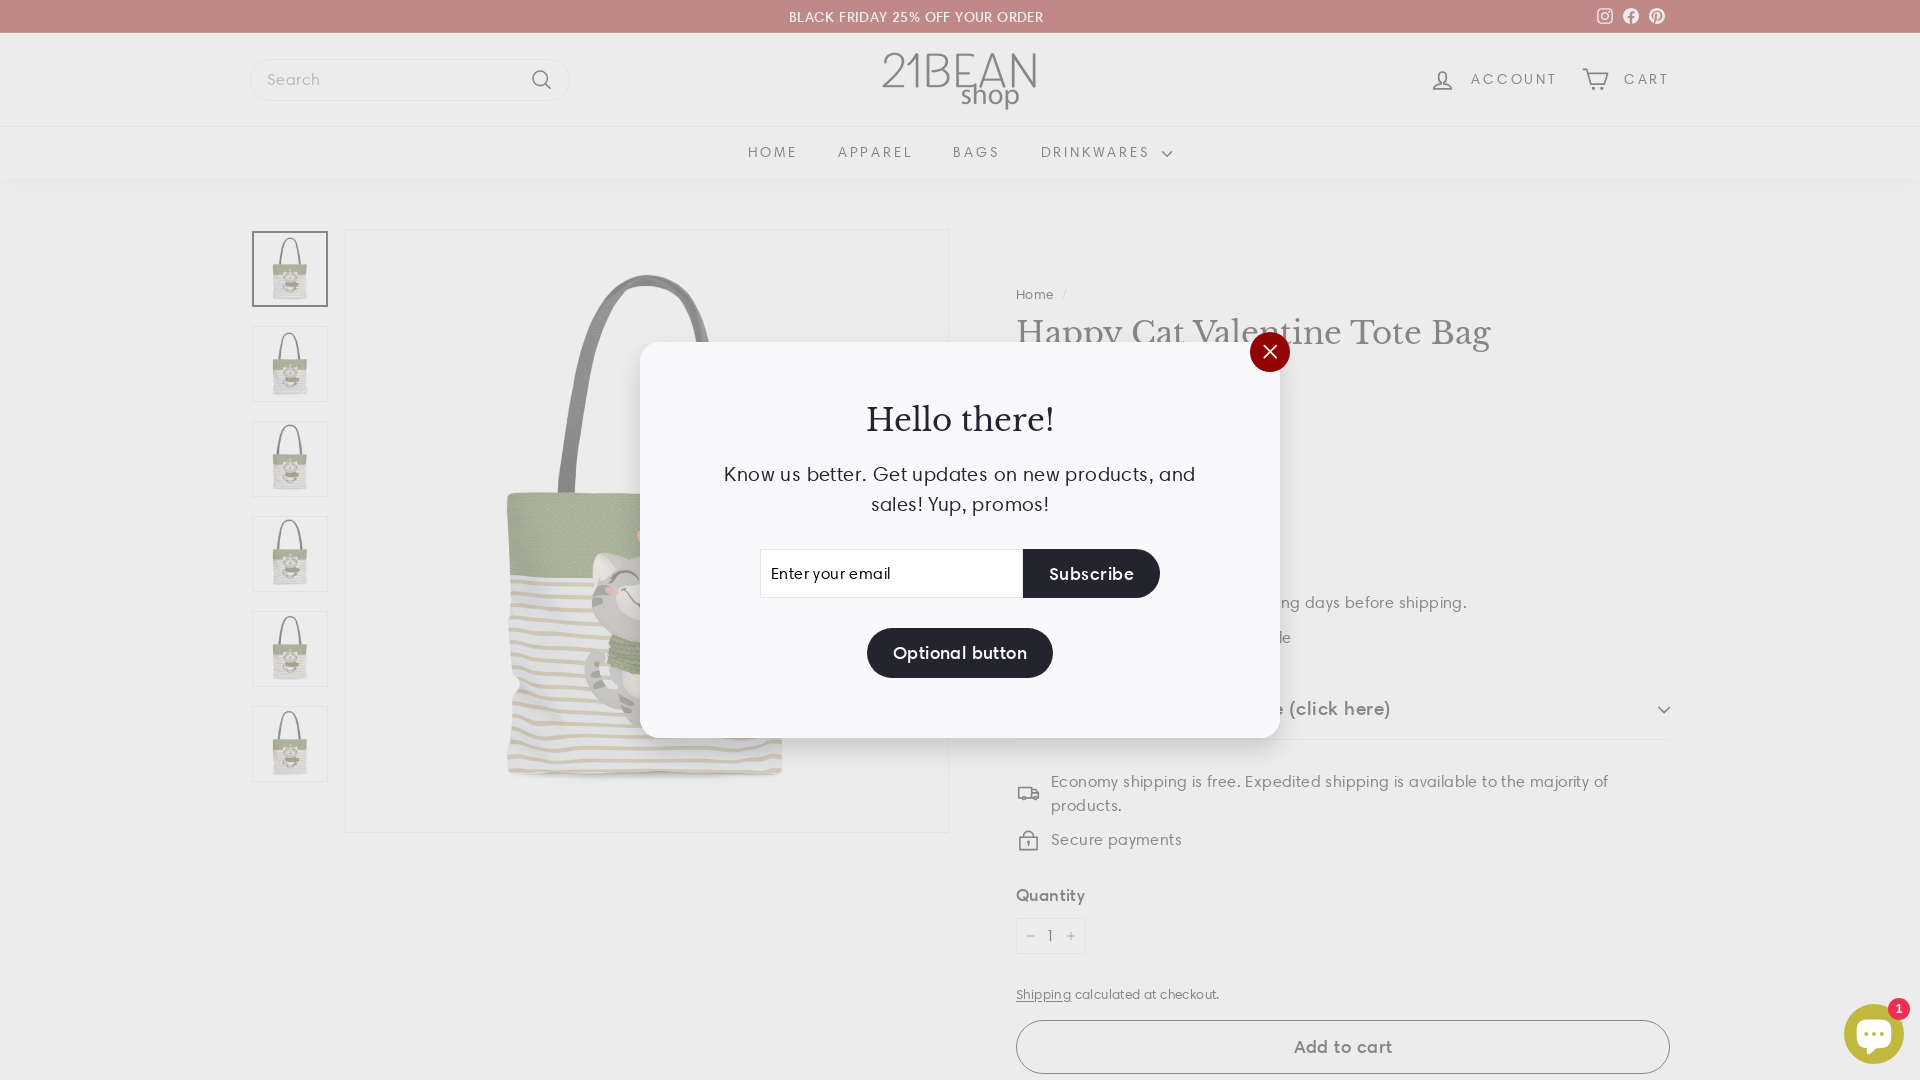 This screenshot has width=1920, height=1080. I want to click on '+', so click(1069, 936).